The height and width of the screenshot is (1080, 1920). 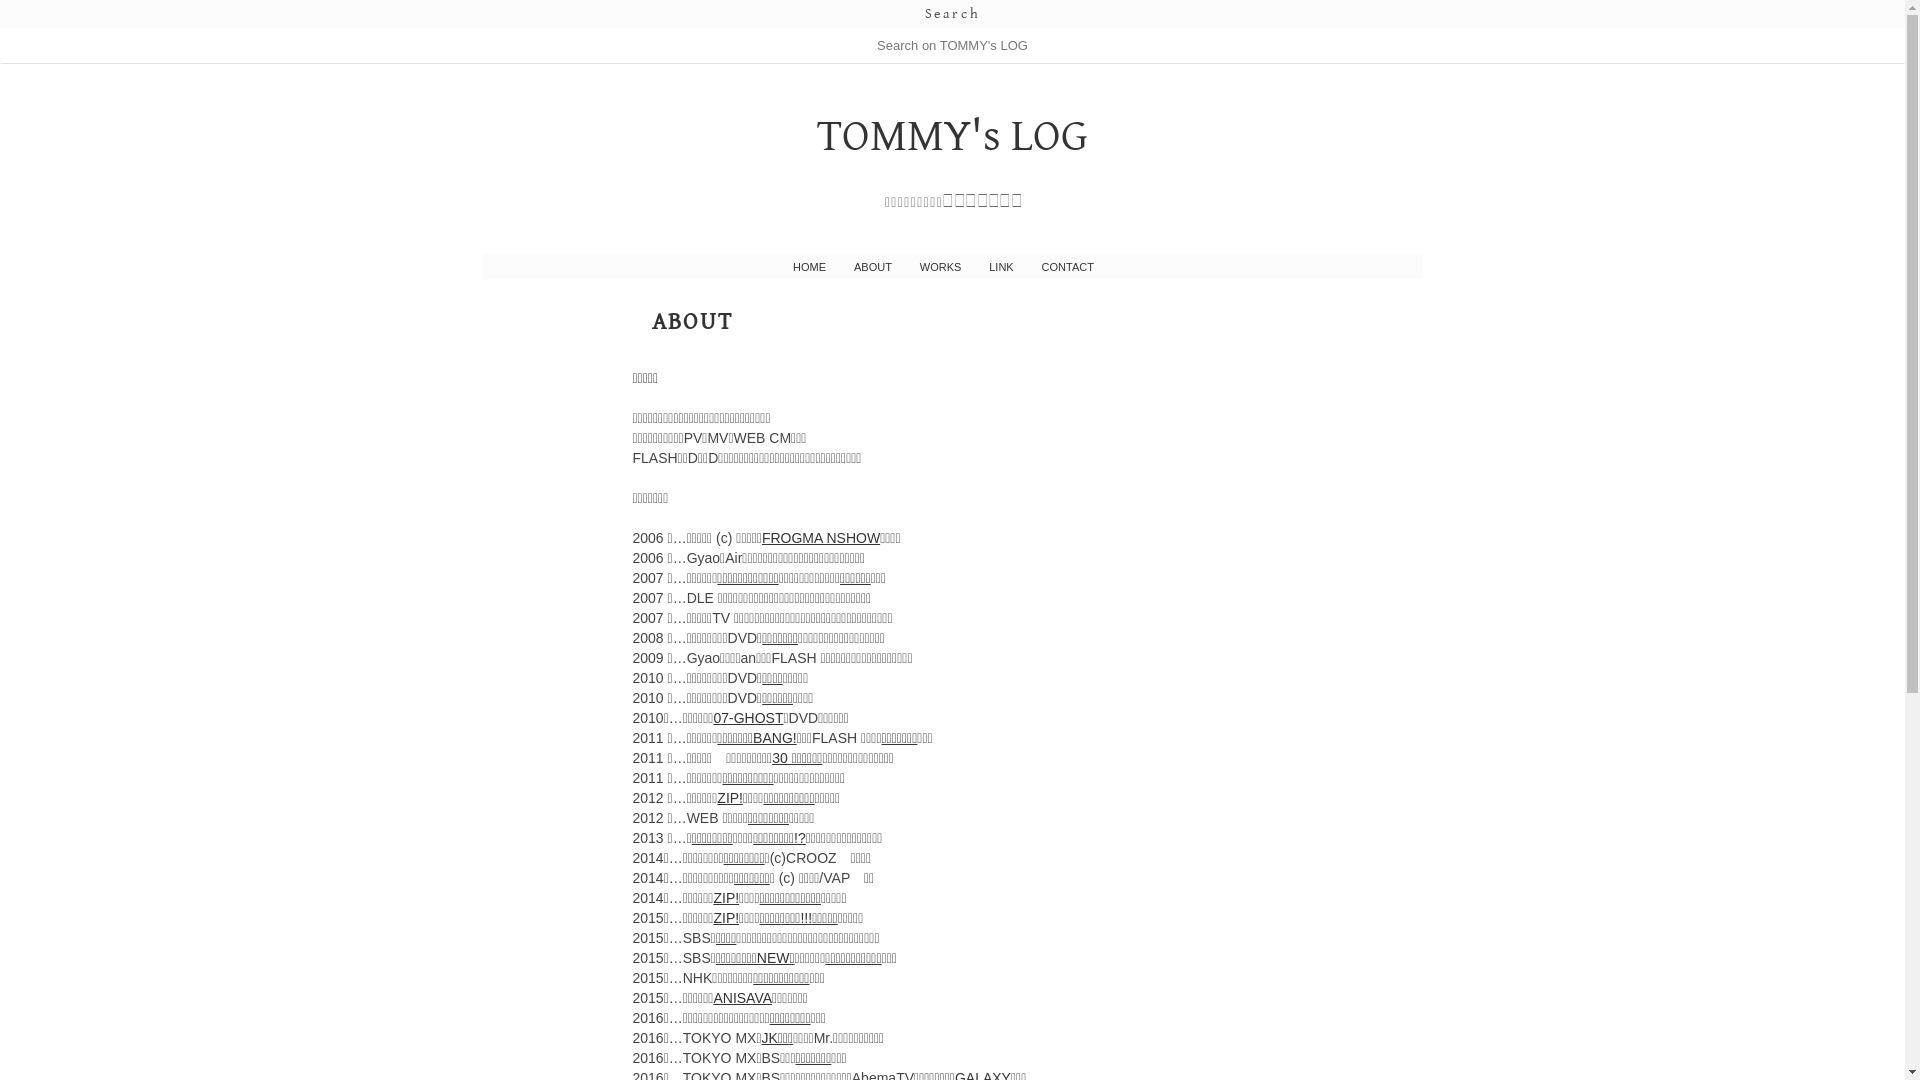 I want to click on 'LINK', so click(x=1001, y=266).